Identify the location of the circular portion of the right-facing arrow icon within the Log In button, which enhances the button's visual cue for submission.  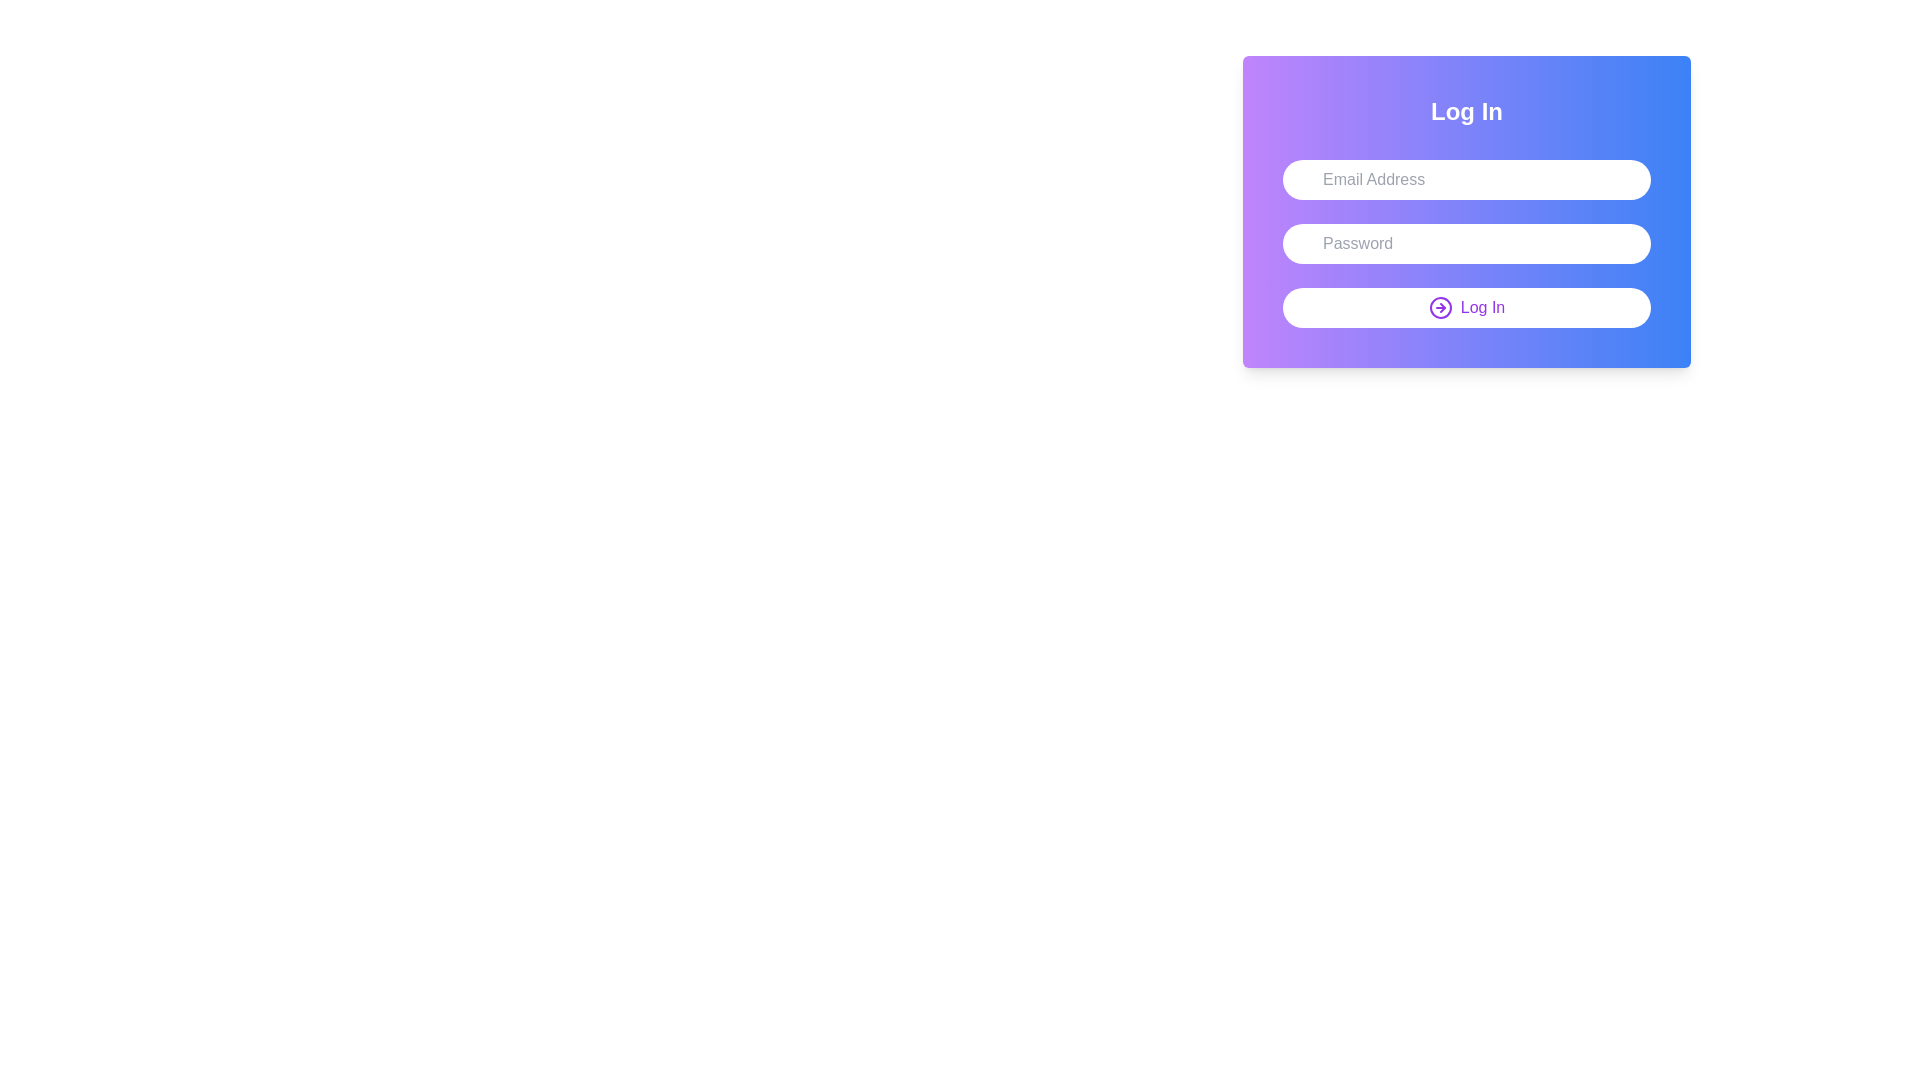
(1440, 308).